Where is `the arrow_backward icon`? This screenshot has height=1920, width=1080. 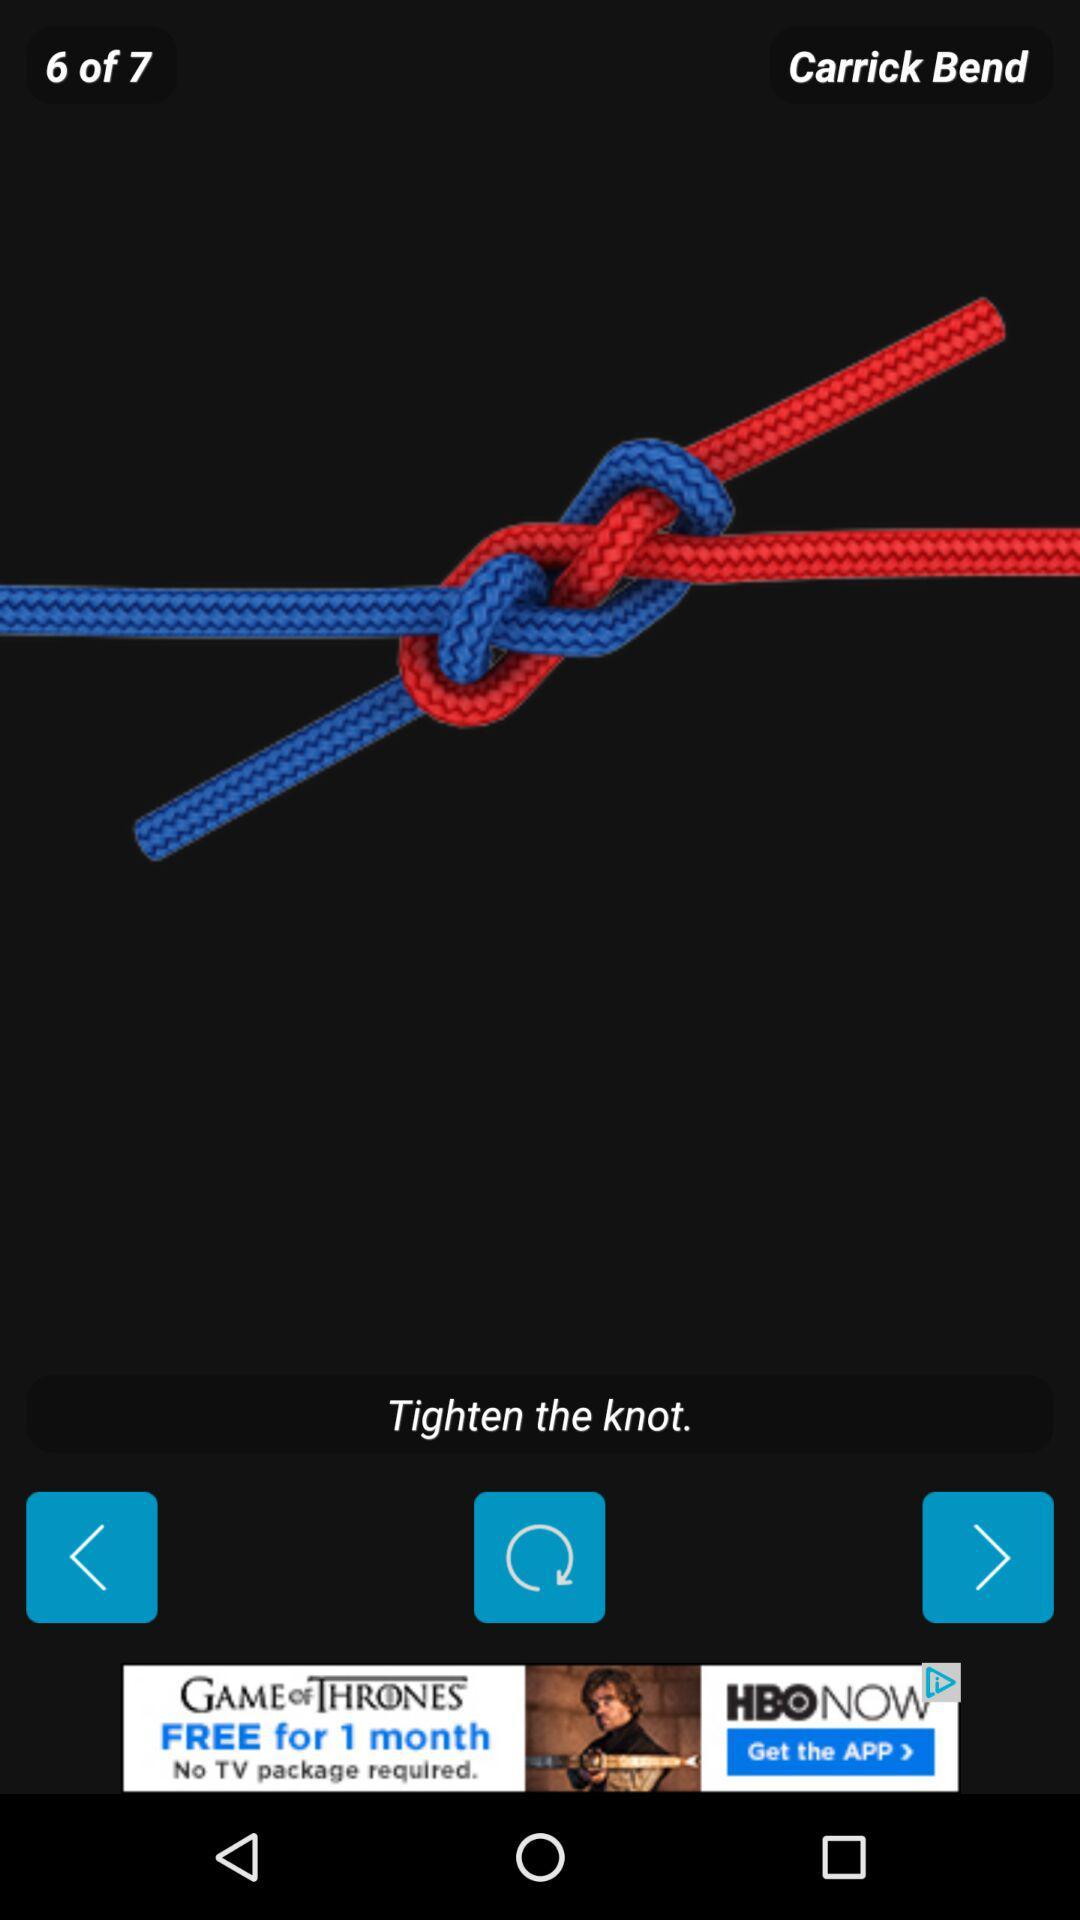
the arrow_backward icon is located at coordinates (91, 1666).